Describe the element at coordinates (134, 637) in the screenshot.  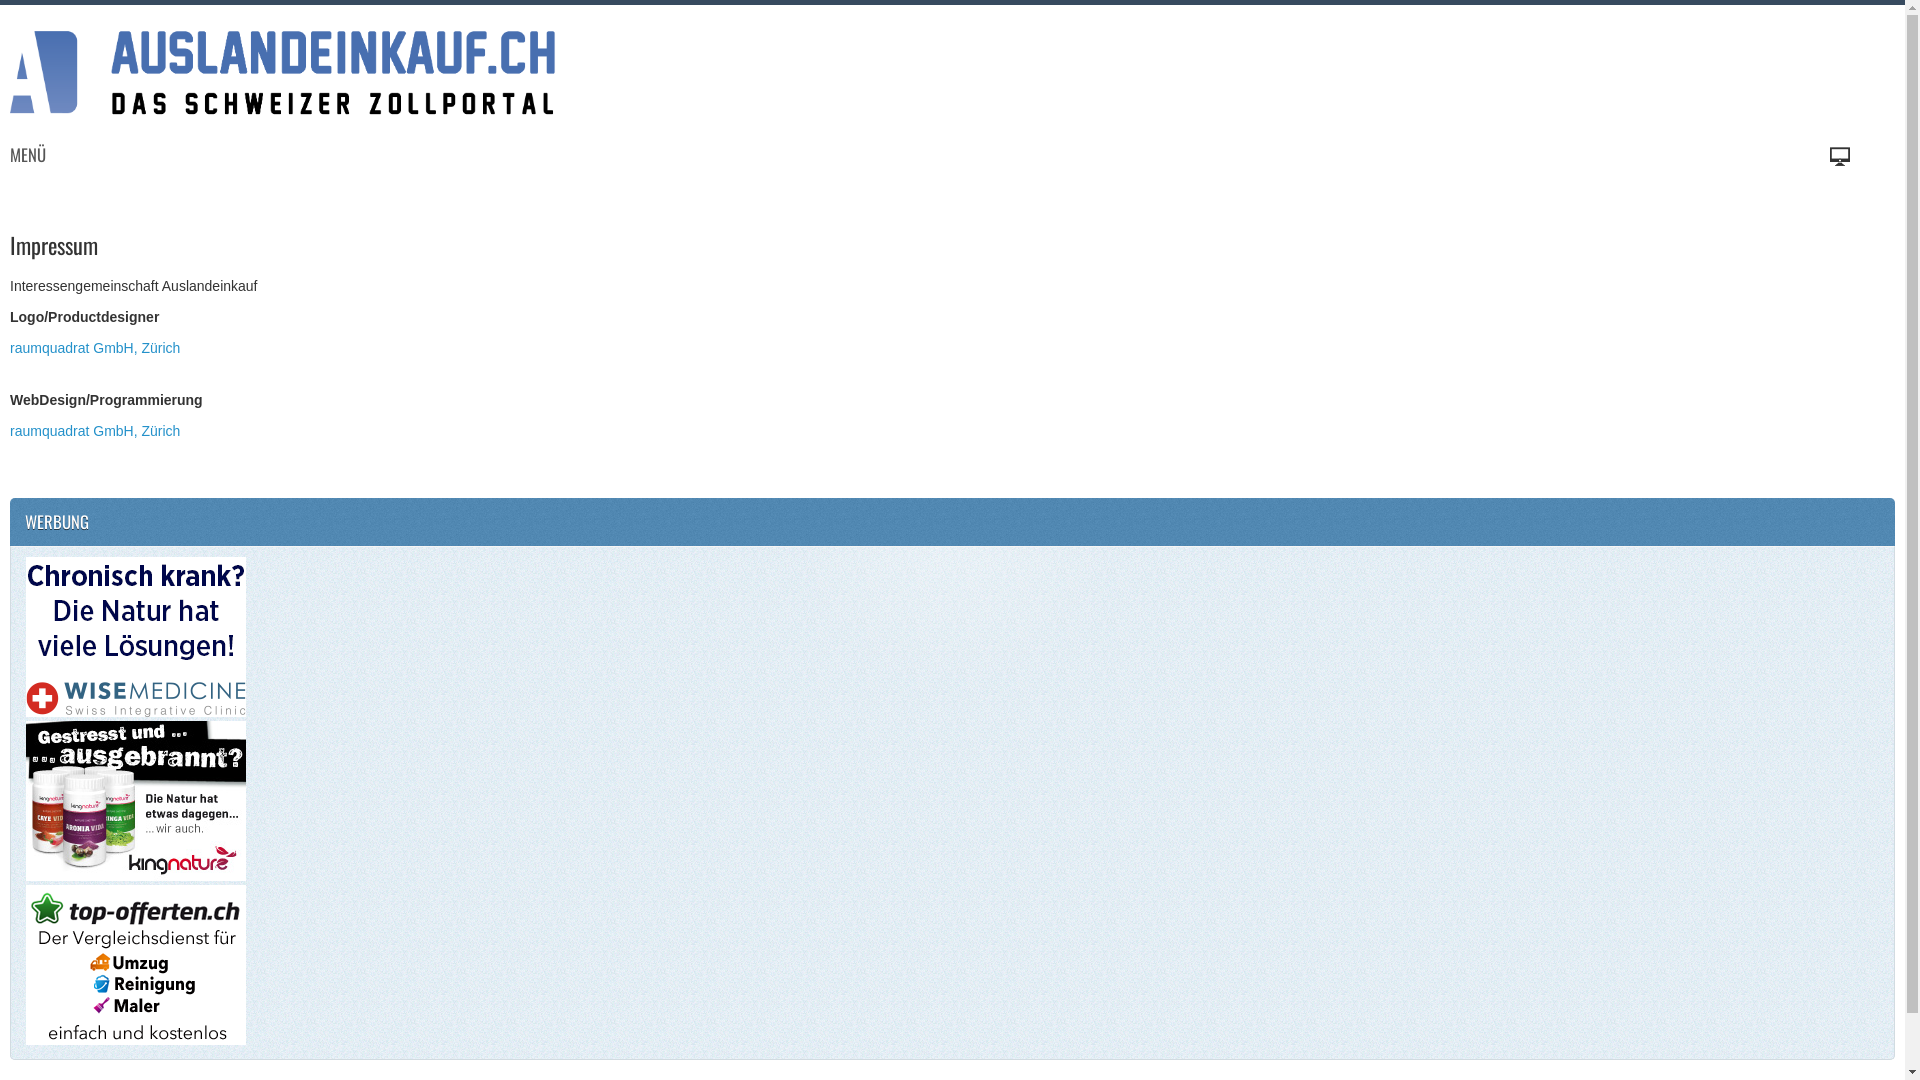
I see `'Wisemed'` at that location.